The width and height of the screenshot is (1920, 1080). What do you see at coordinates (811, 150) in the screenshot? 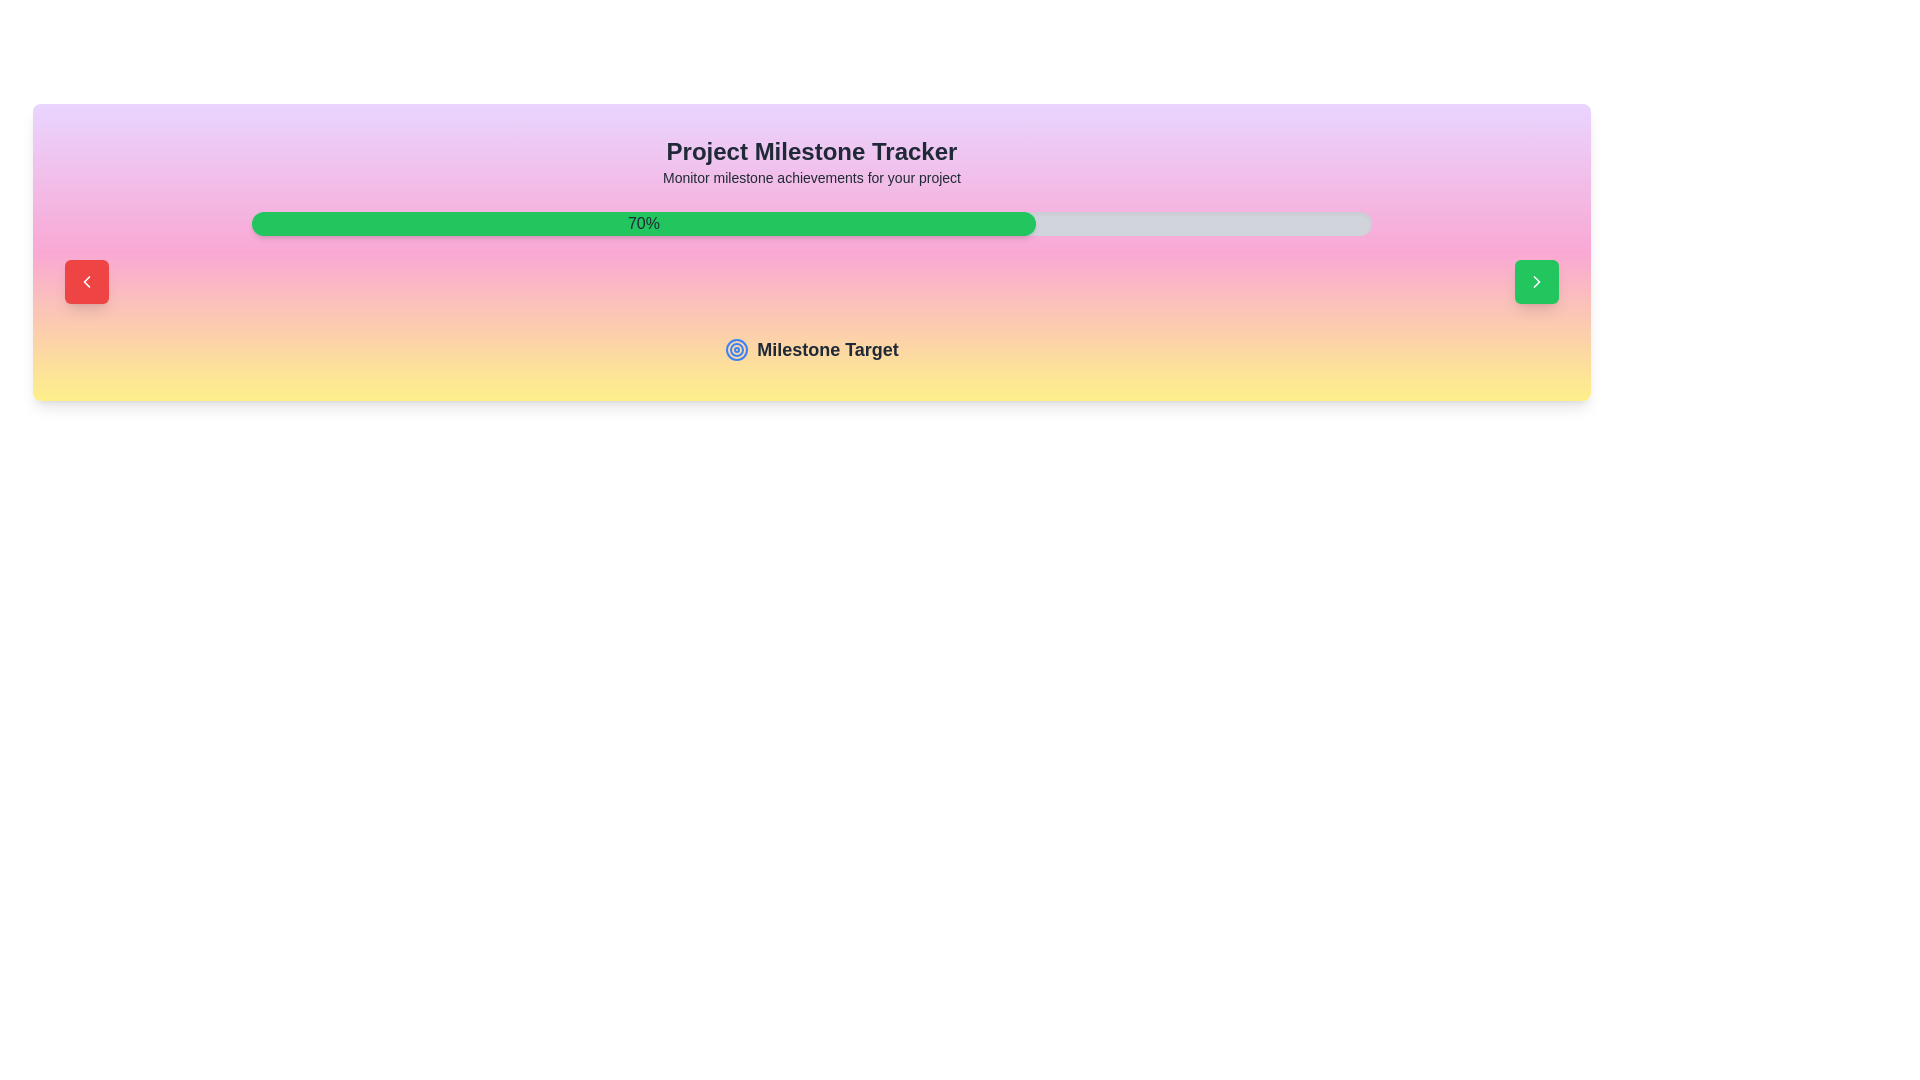
I see `the bold and large text label reading 'Project Milestone Tracker', which is styled with the class 'text-2xl font-bold' and located in the top section of the interface, centered horizontally` at bounding box center [811, 150].